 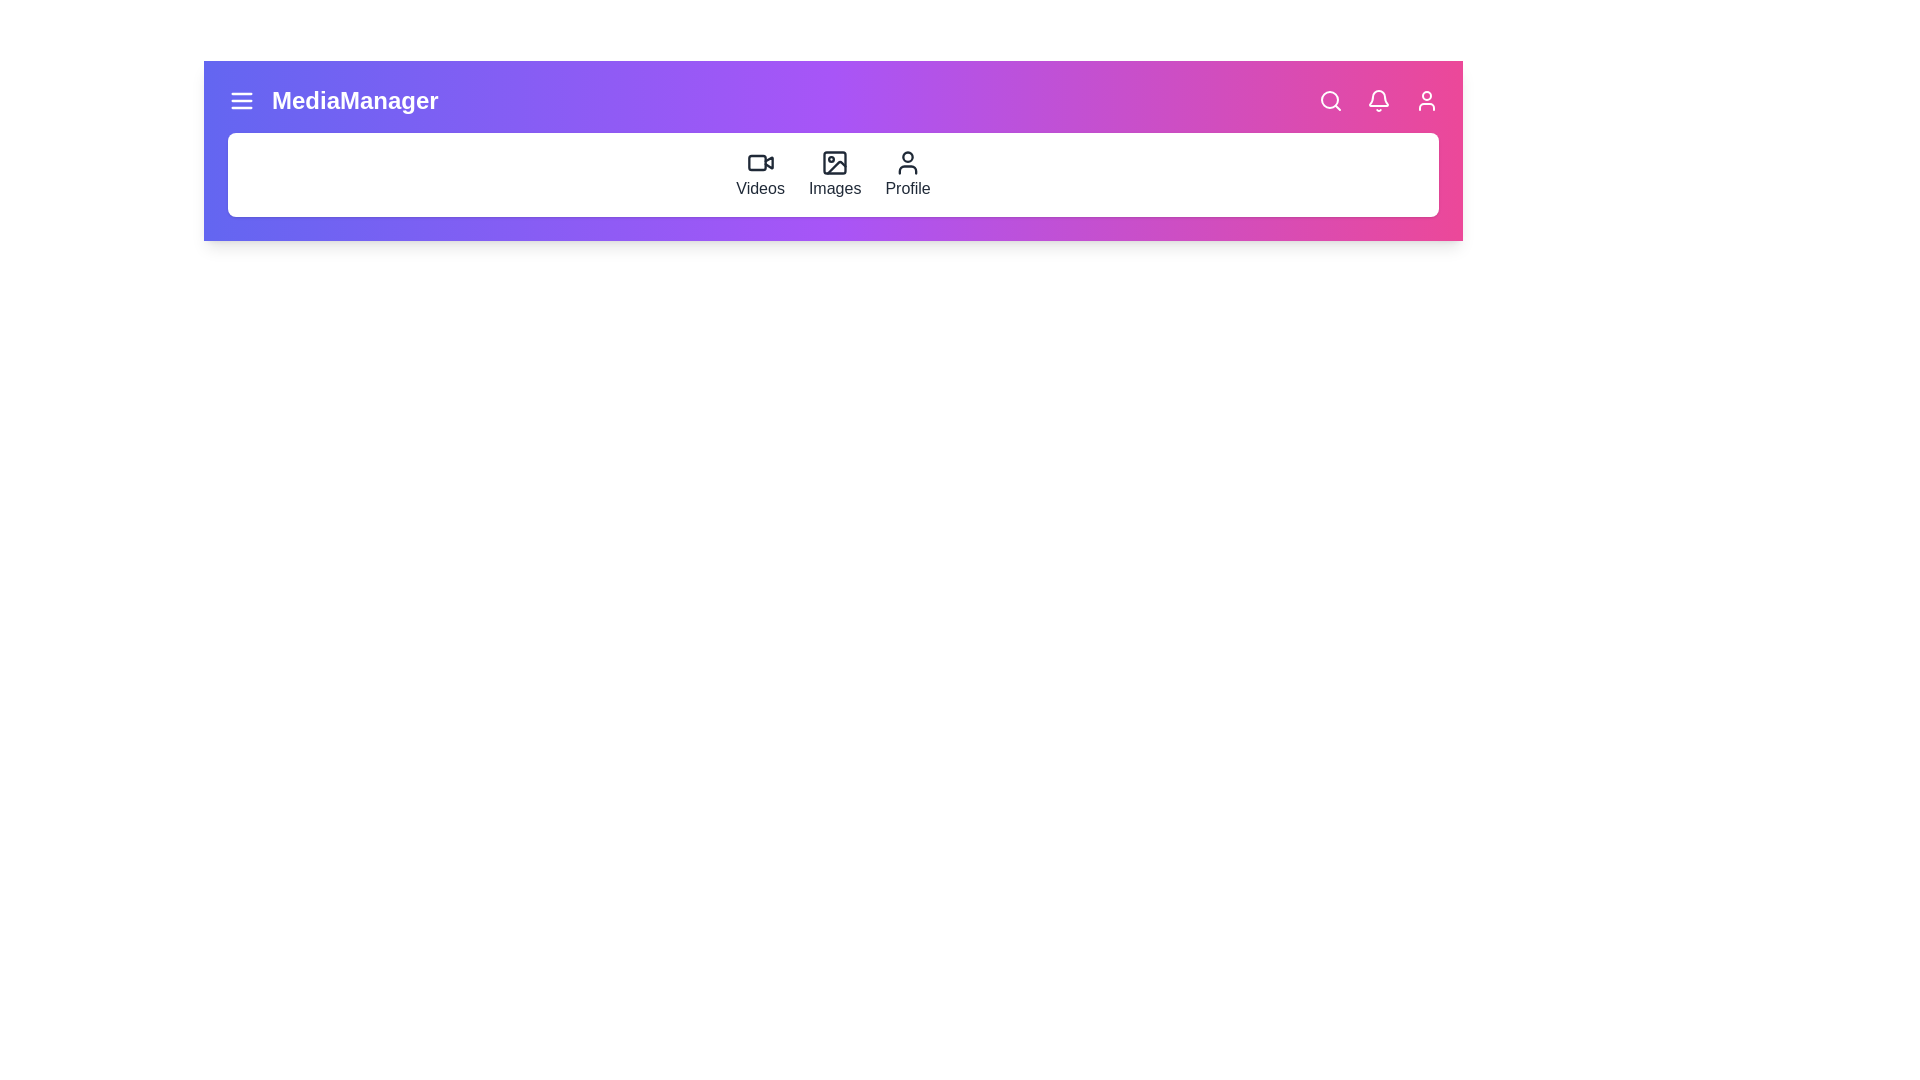 What do you see at coordinates (1377, 100) in the screenshot?
I see `the bell icon to view notifications` at bounding box center [1377, 100].